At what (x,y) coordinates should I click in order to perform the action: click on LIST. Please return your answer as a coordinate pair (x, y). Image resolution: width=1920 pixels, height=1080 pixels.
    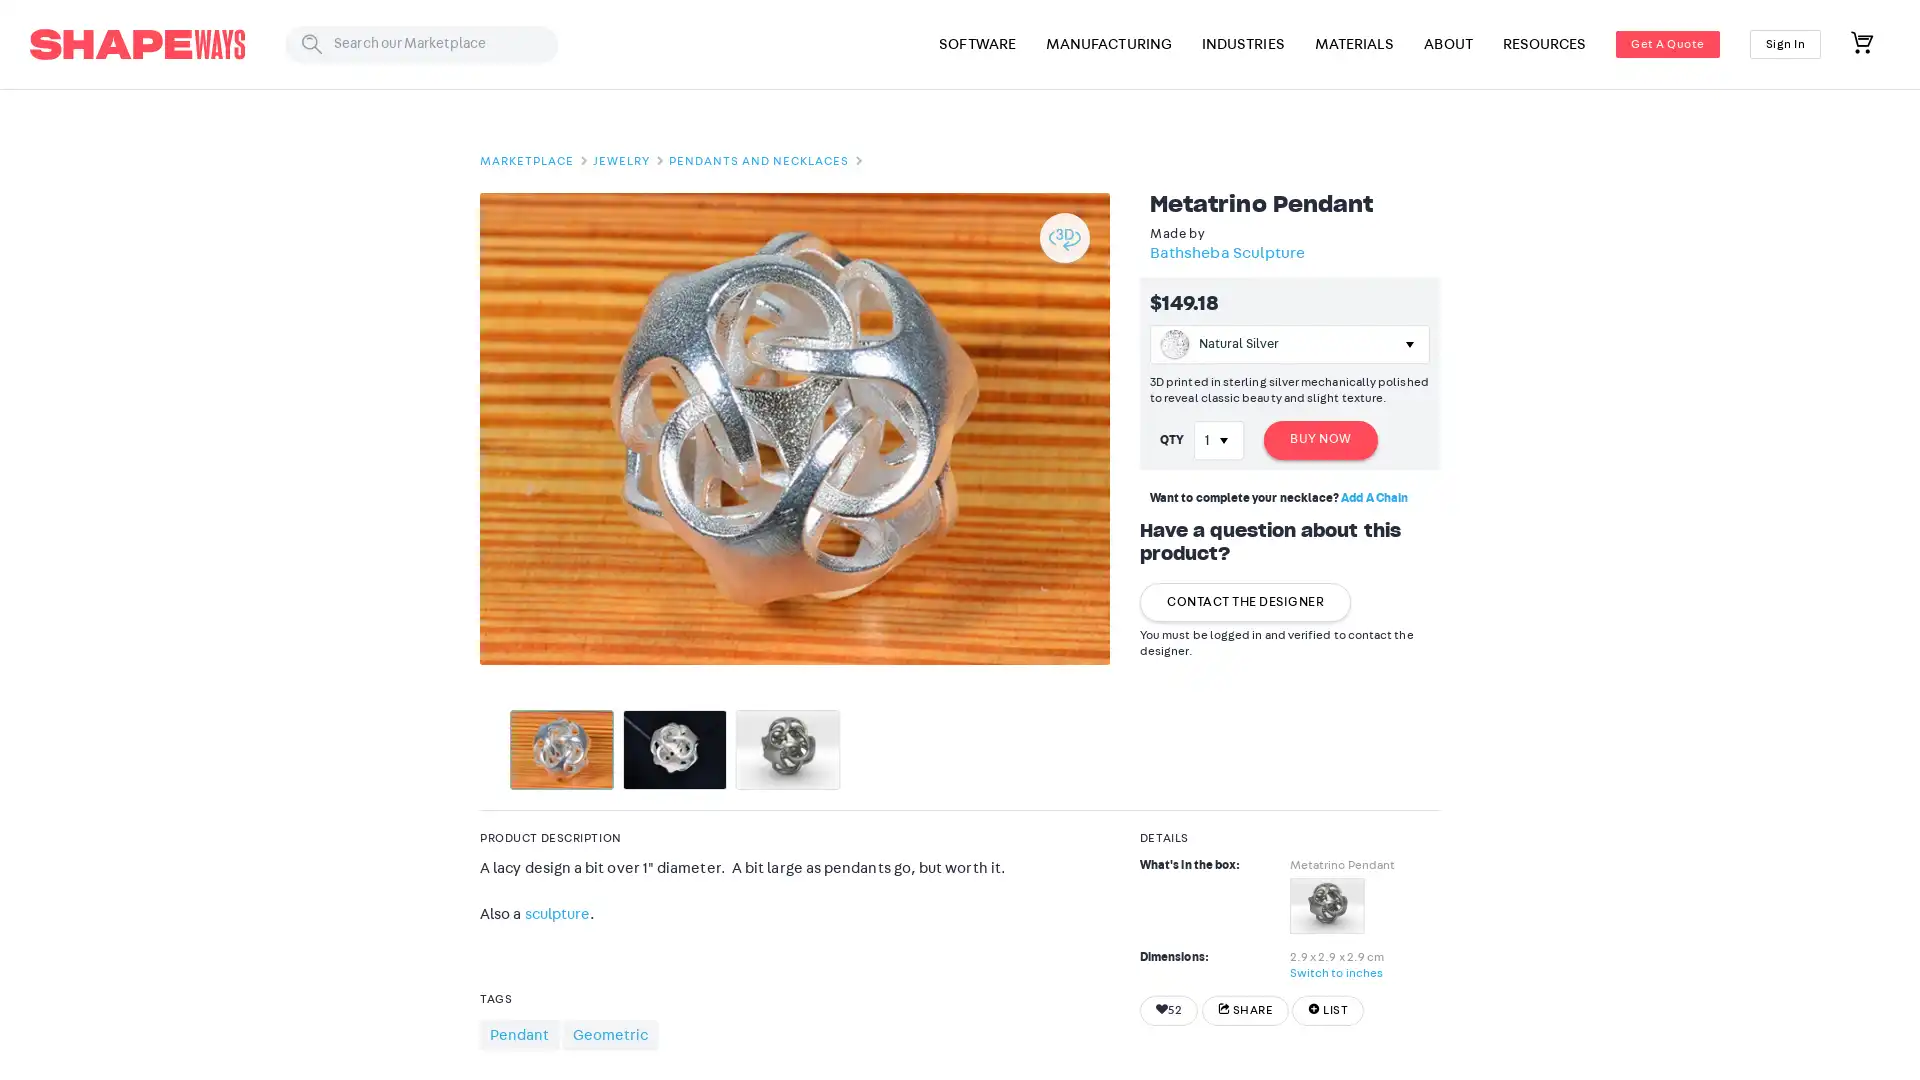
    Looking at the image, I should click on (1328, 1010).